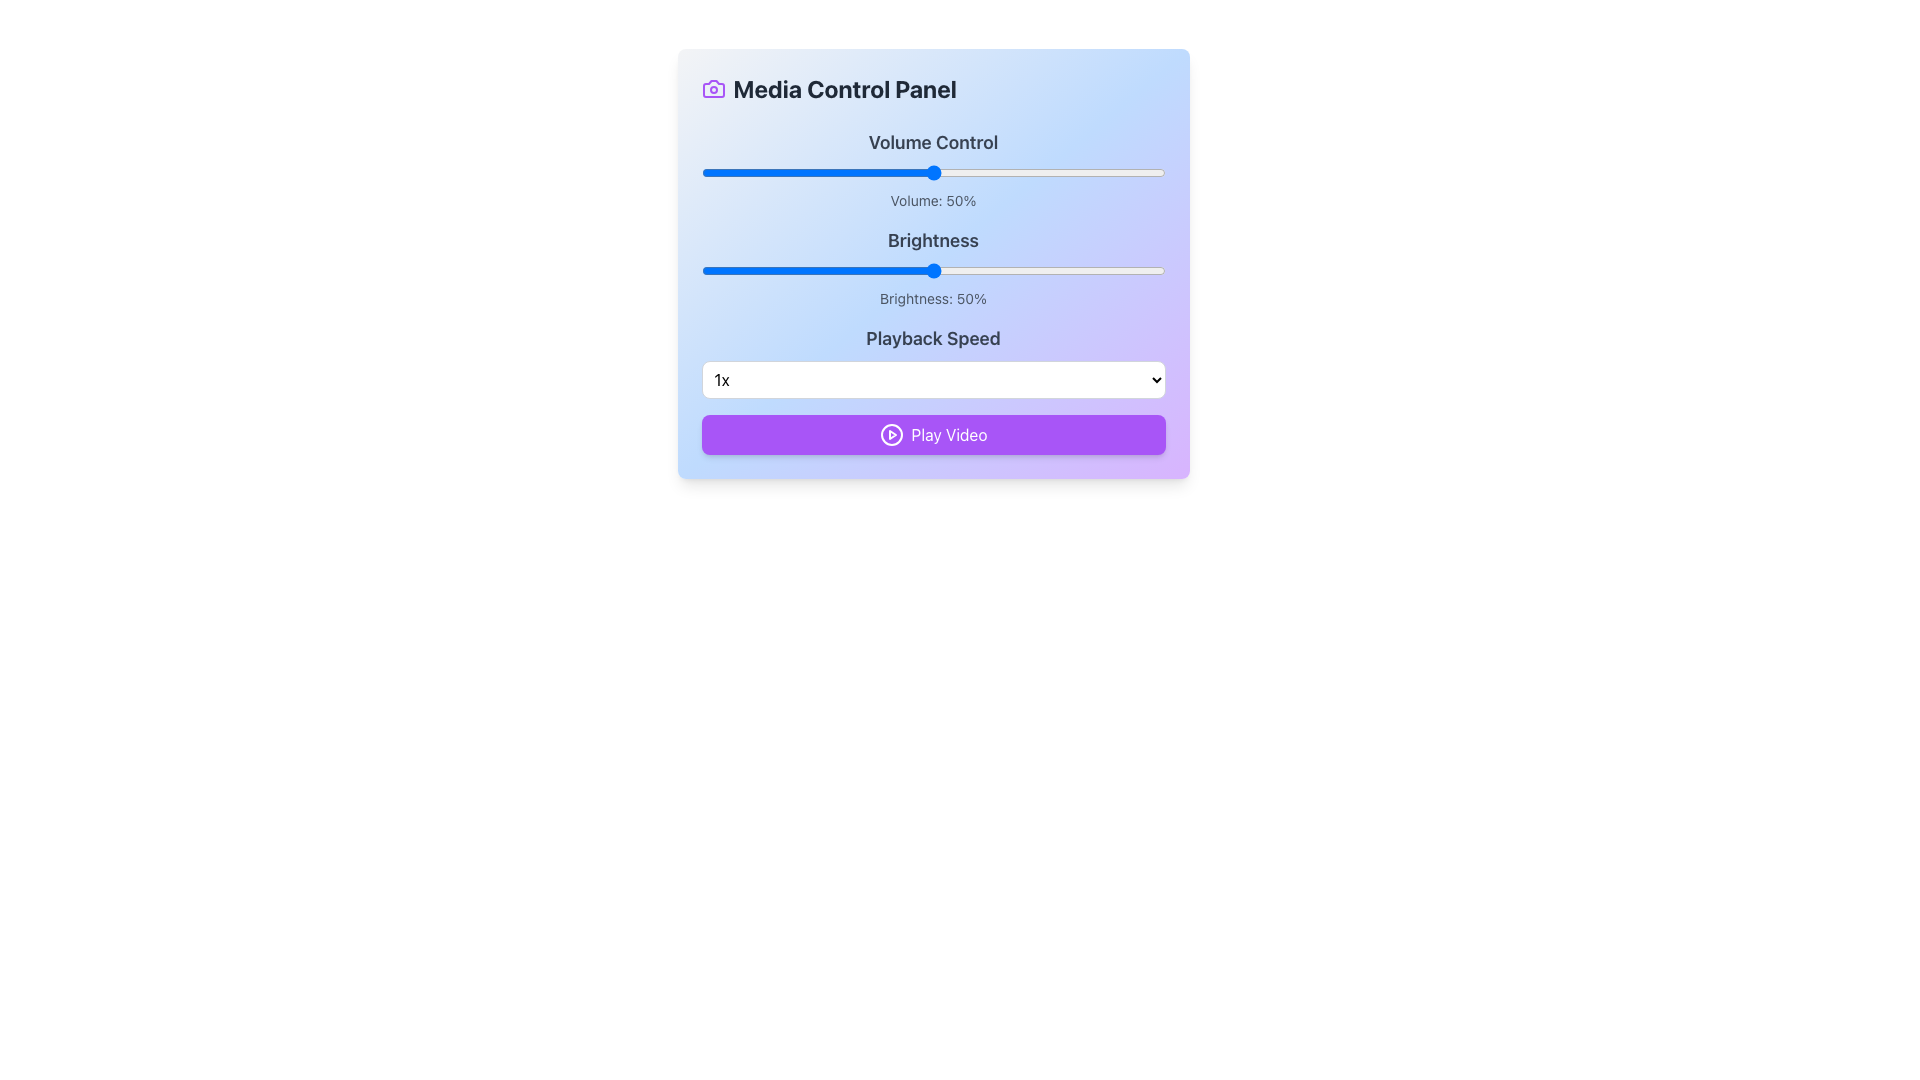  Describe the element at coordinates (737, 270) in the screenshot. I see `the brightness level` at that location.